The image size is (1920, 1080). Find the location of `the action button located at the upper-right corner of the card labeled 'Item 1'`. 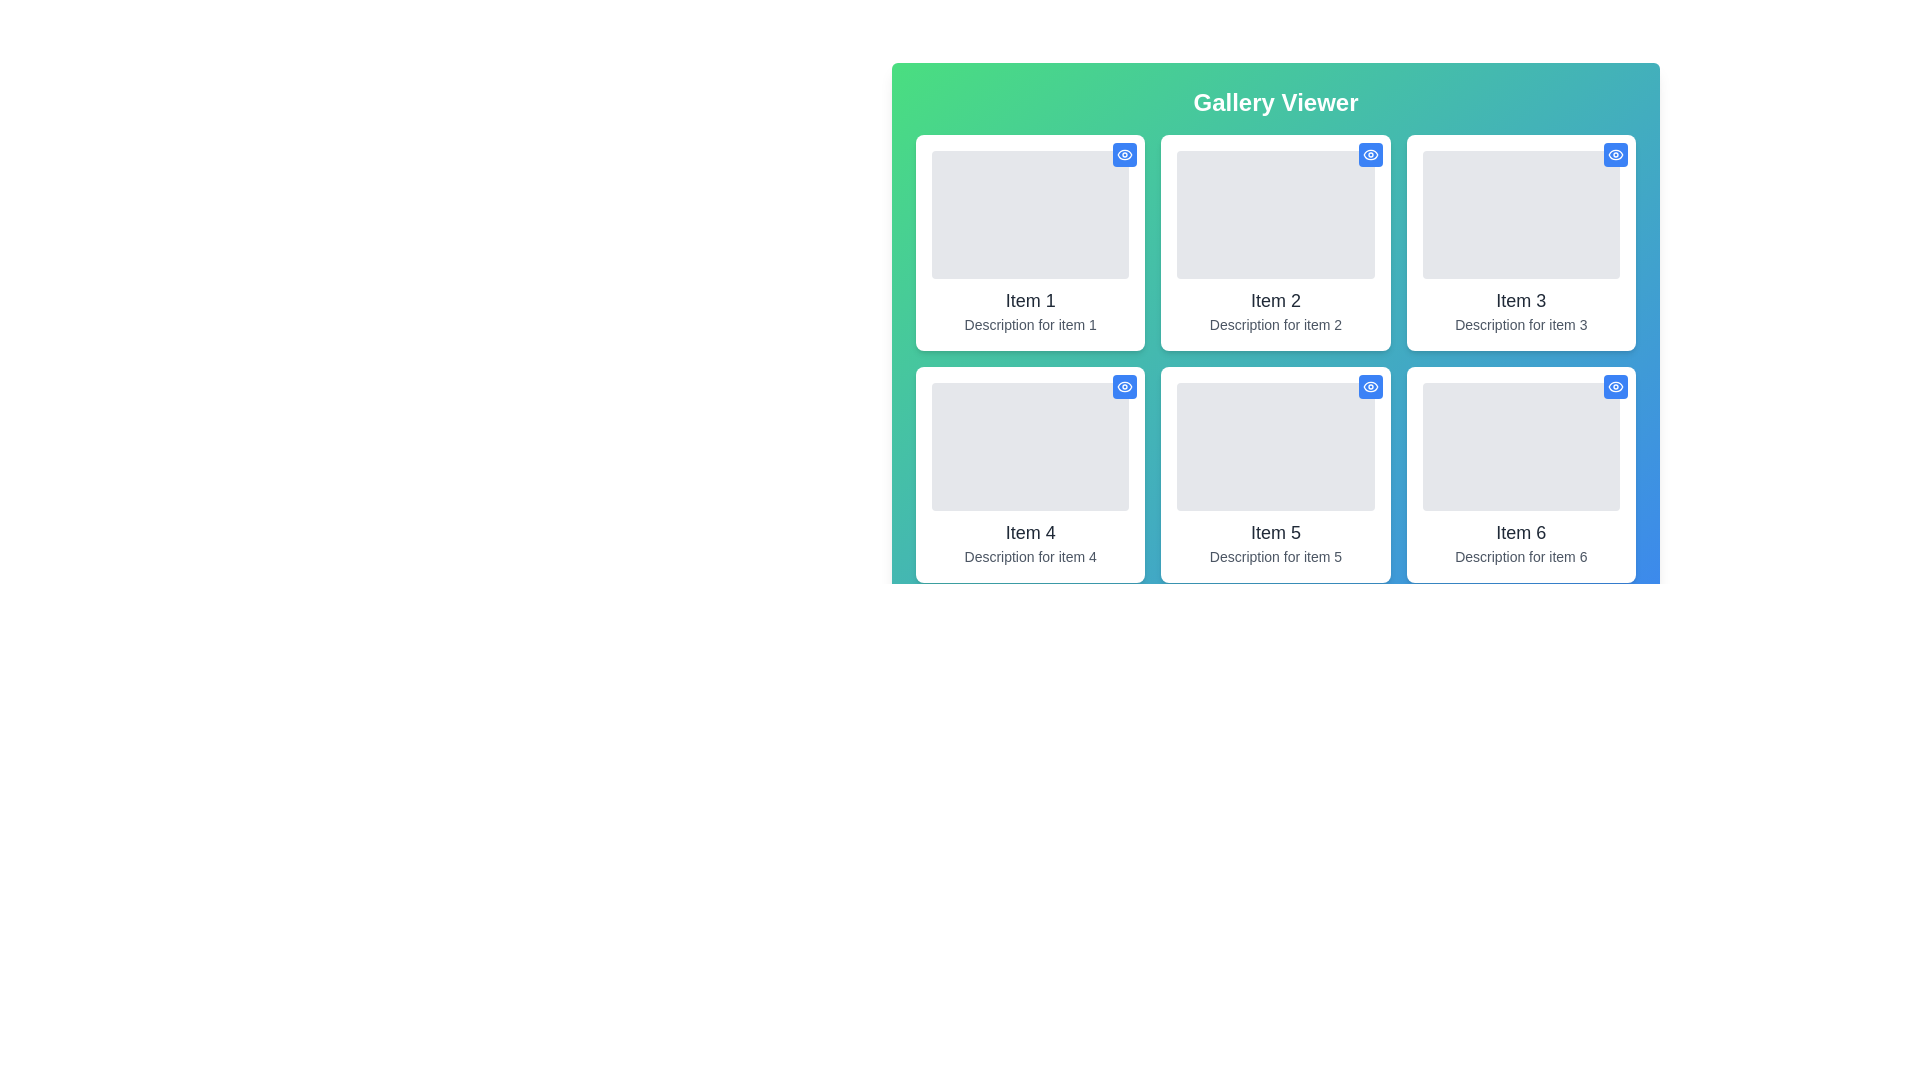

the action button located at the upper-right corner of the card labeled 'Item 1' is located at coordinates (1125, 153).